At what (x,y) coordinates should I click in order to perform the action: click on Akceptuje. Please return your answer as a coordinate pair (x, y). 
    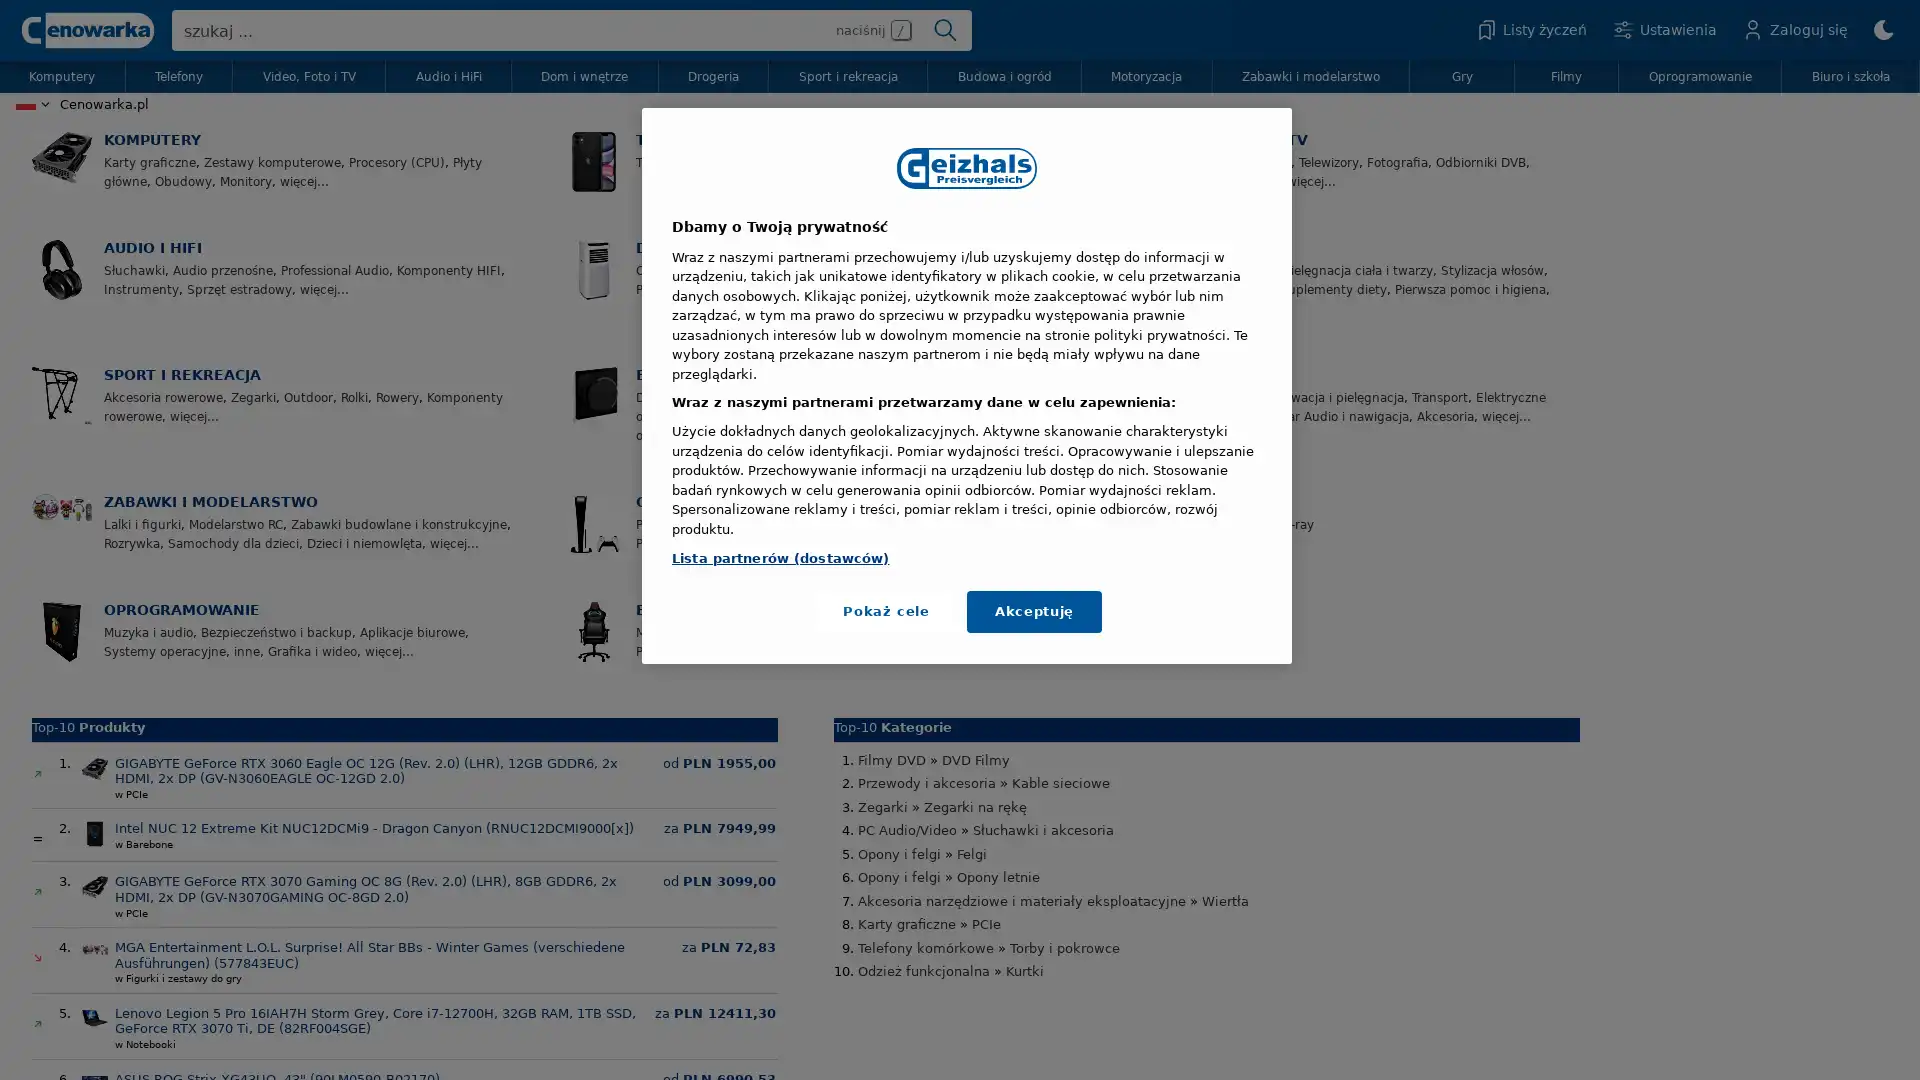
    Looking at the image, I should click on (1034, 611).